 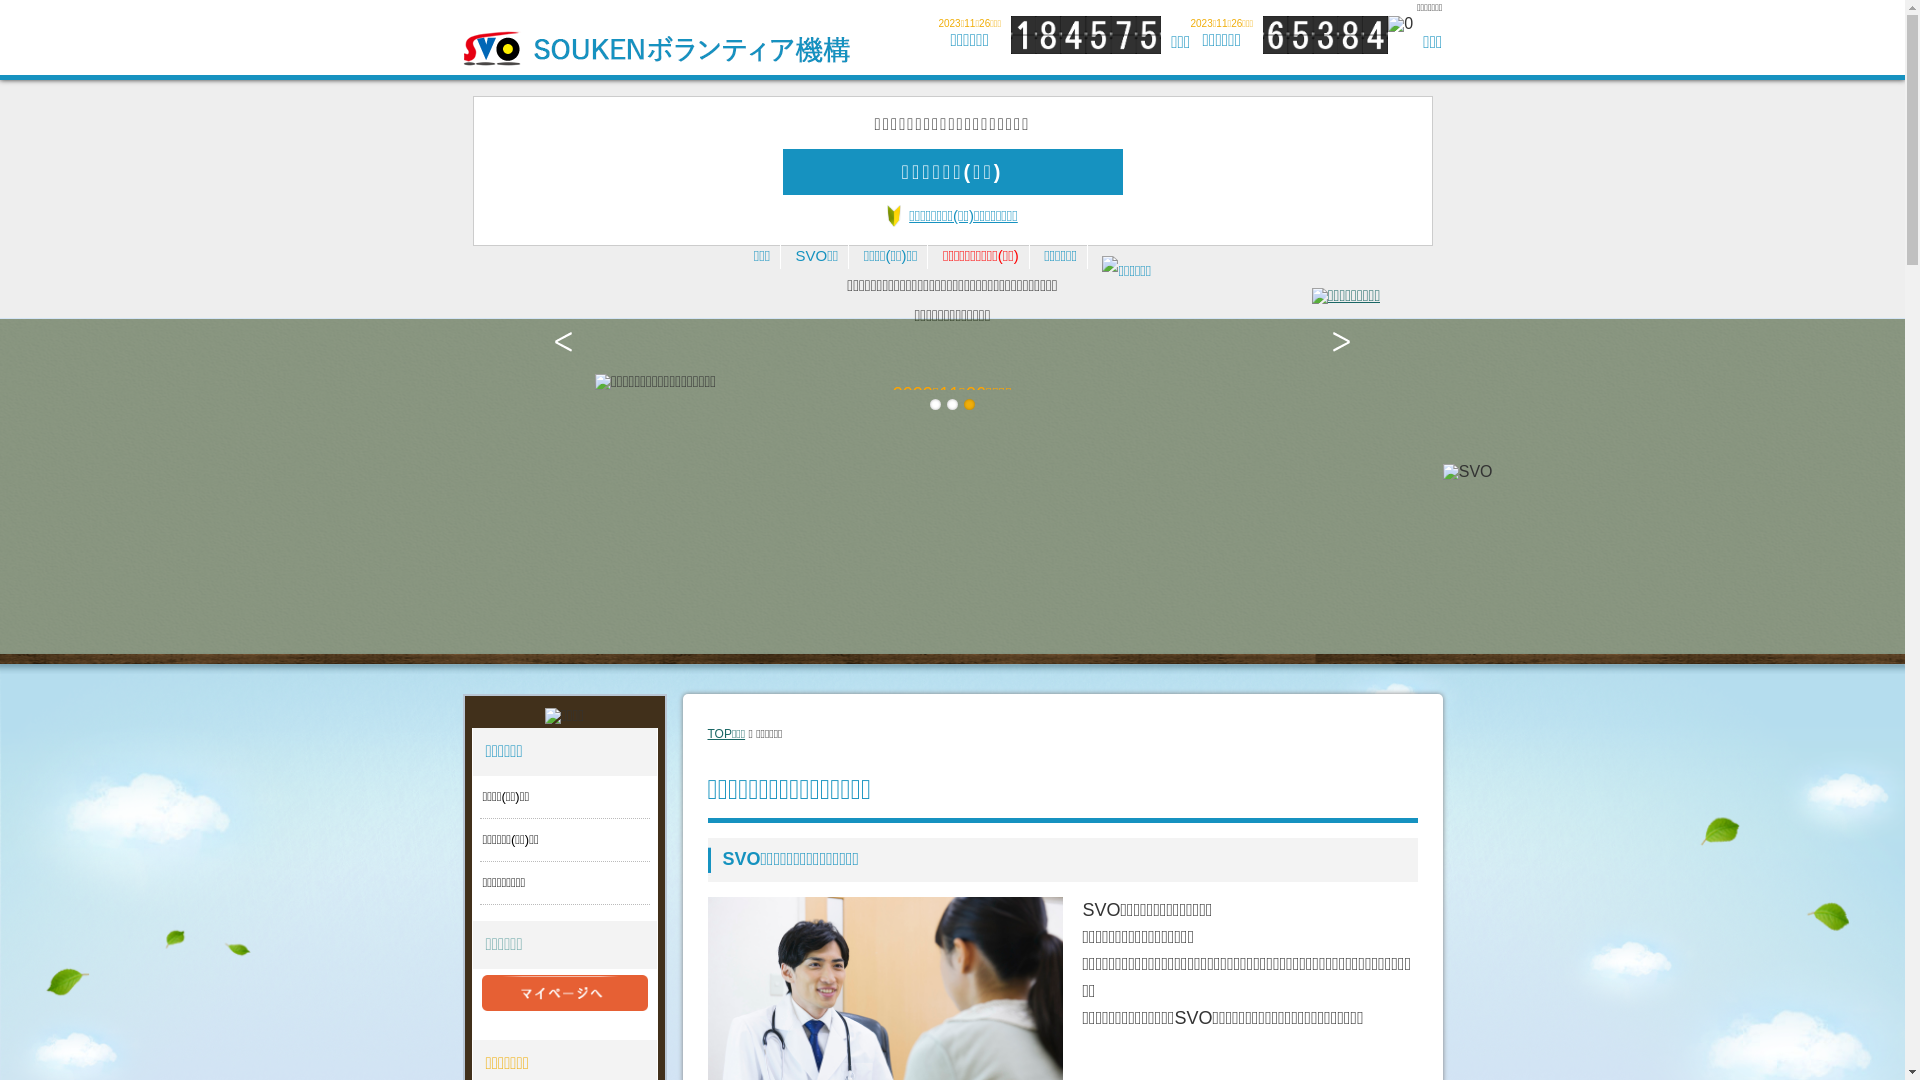 What do you see at coordinates (969, 404) in the screenshot?
I see `'3'` at bounding box center [969, 404].